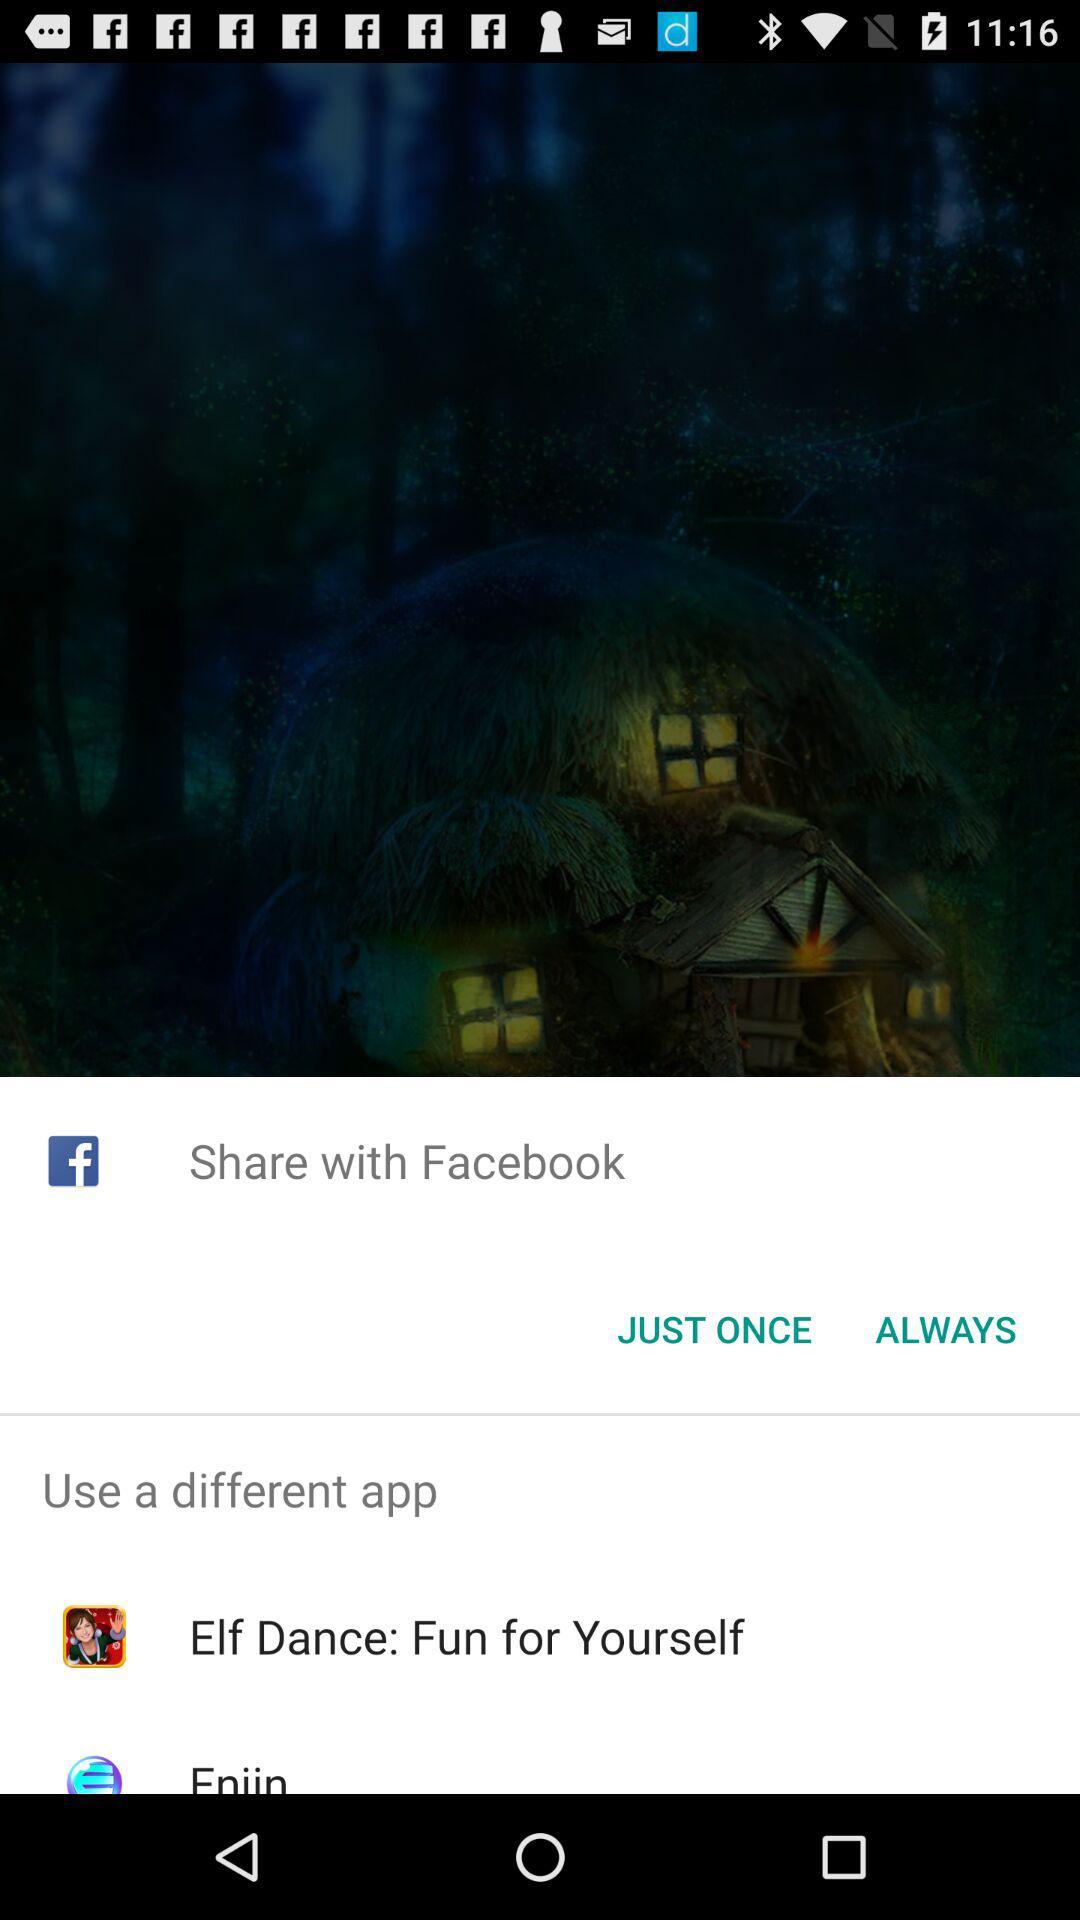  Describe the element at coordinates (945, 1329) in the screenshot. I see `the always at the bottom right corner` at that location.